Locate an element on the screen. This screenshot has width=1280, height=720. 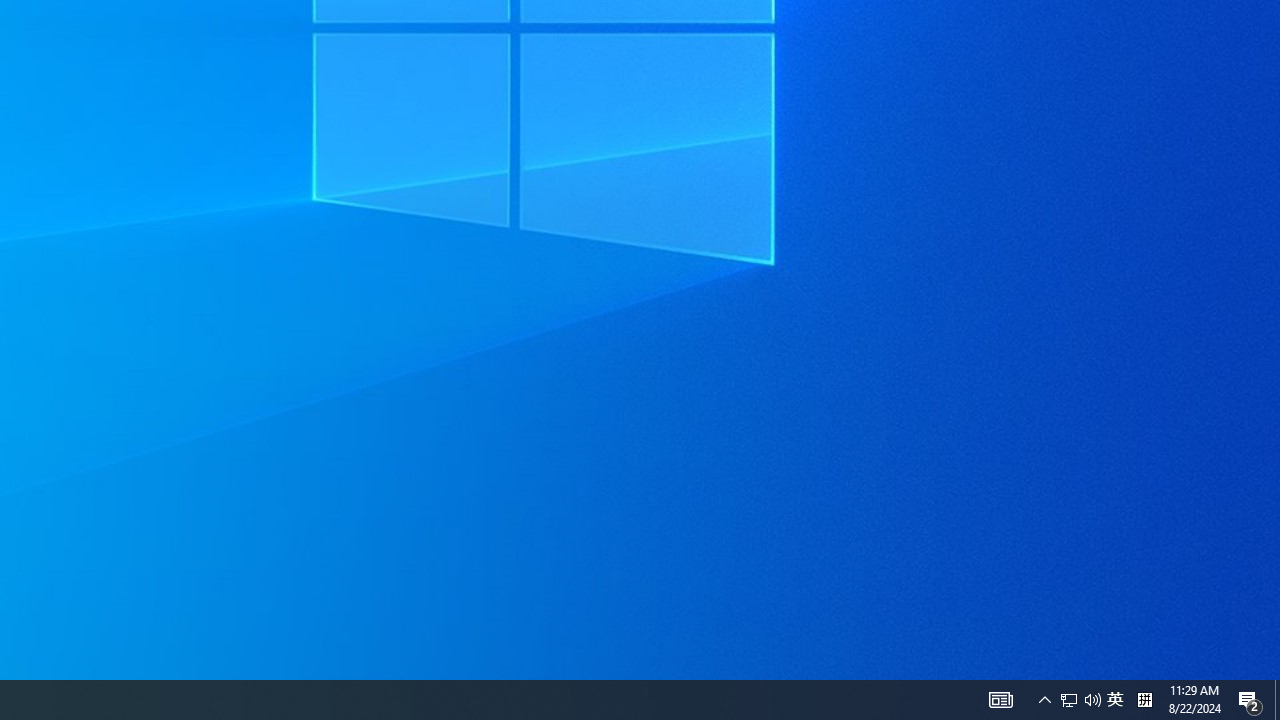
'Notification Chevron' is located at coordinates (1068, 698).